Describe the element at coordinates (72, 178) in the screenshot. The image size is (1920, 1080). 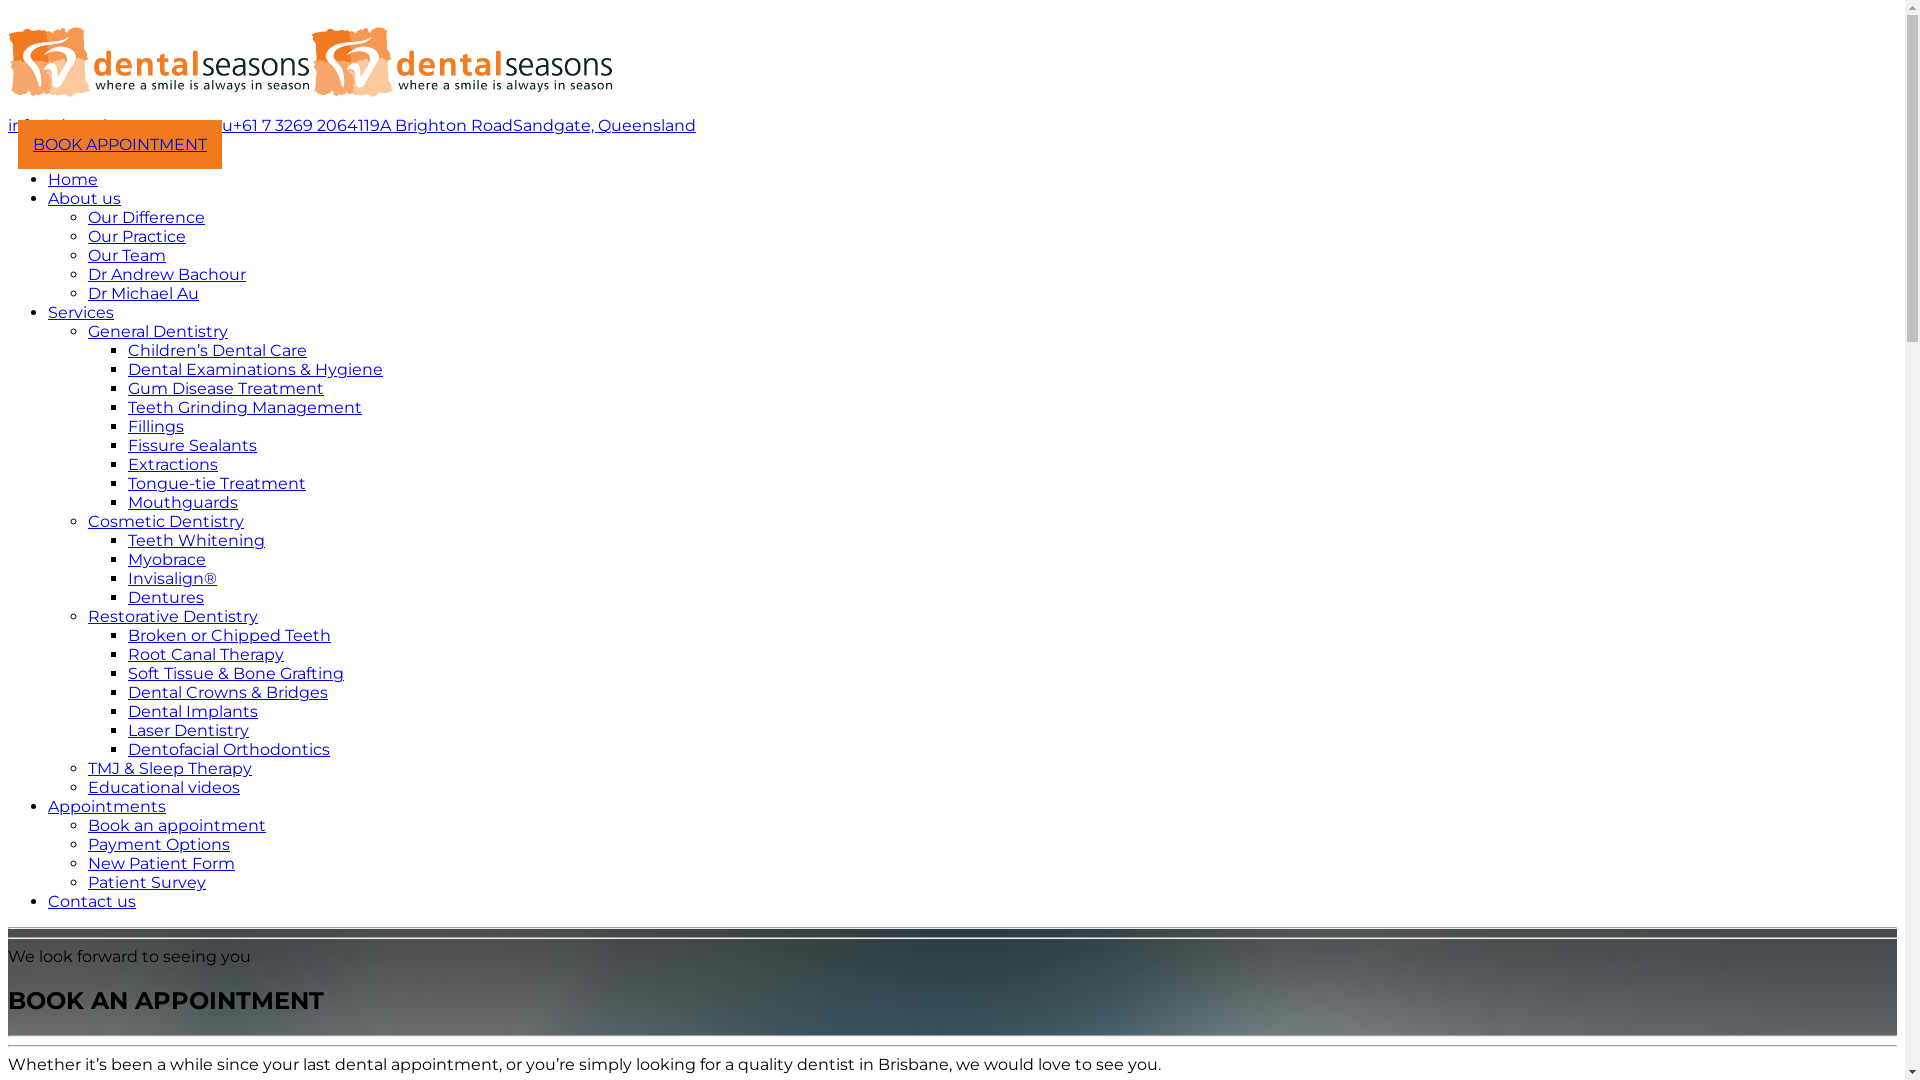
I see `'Home'` at that location.